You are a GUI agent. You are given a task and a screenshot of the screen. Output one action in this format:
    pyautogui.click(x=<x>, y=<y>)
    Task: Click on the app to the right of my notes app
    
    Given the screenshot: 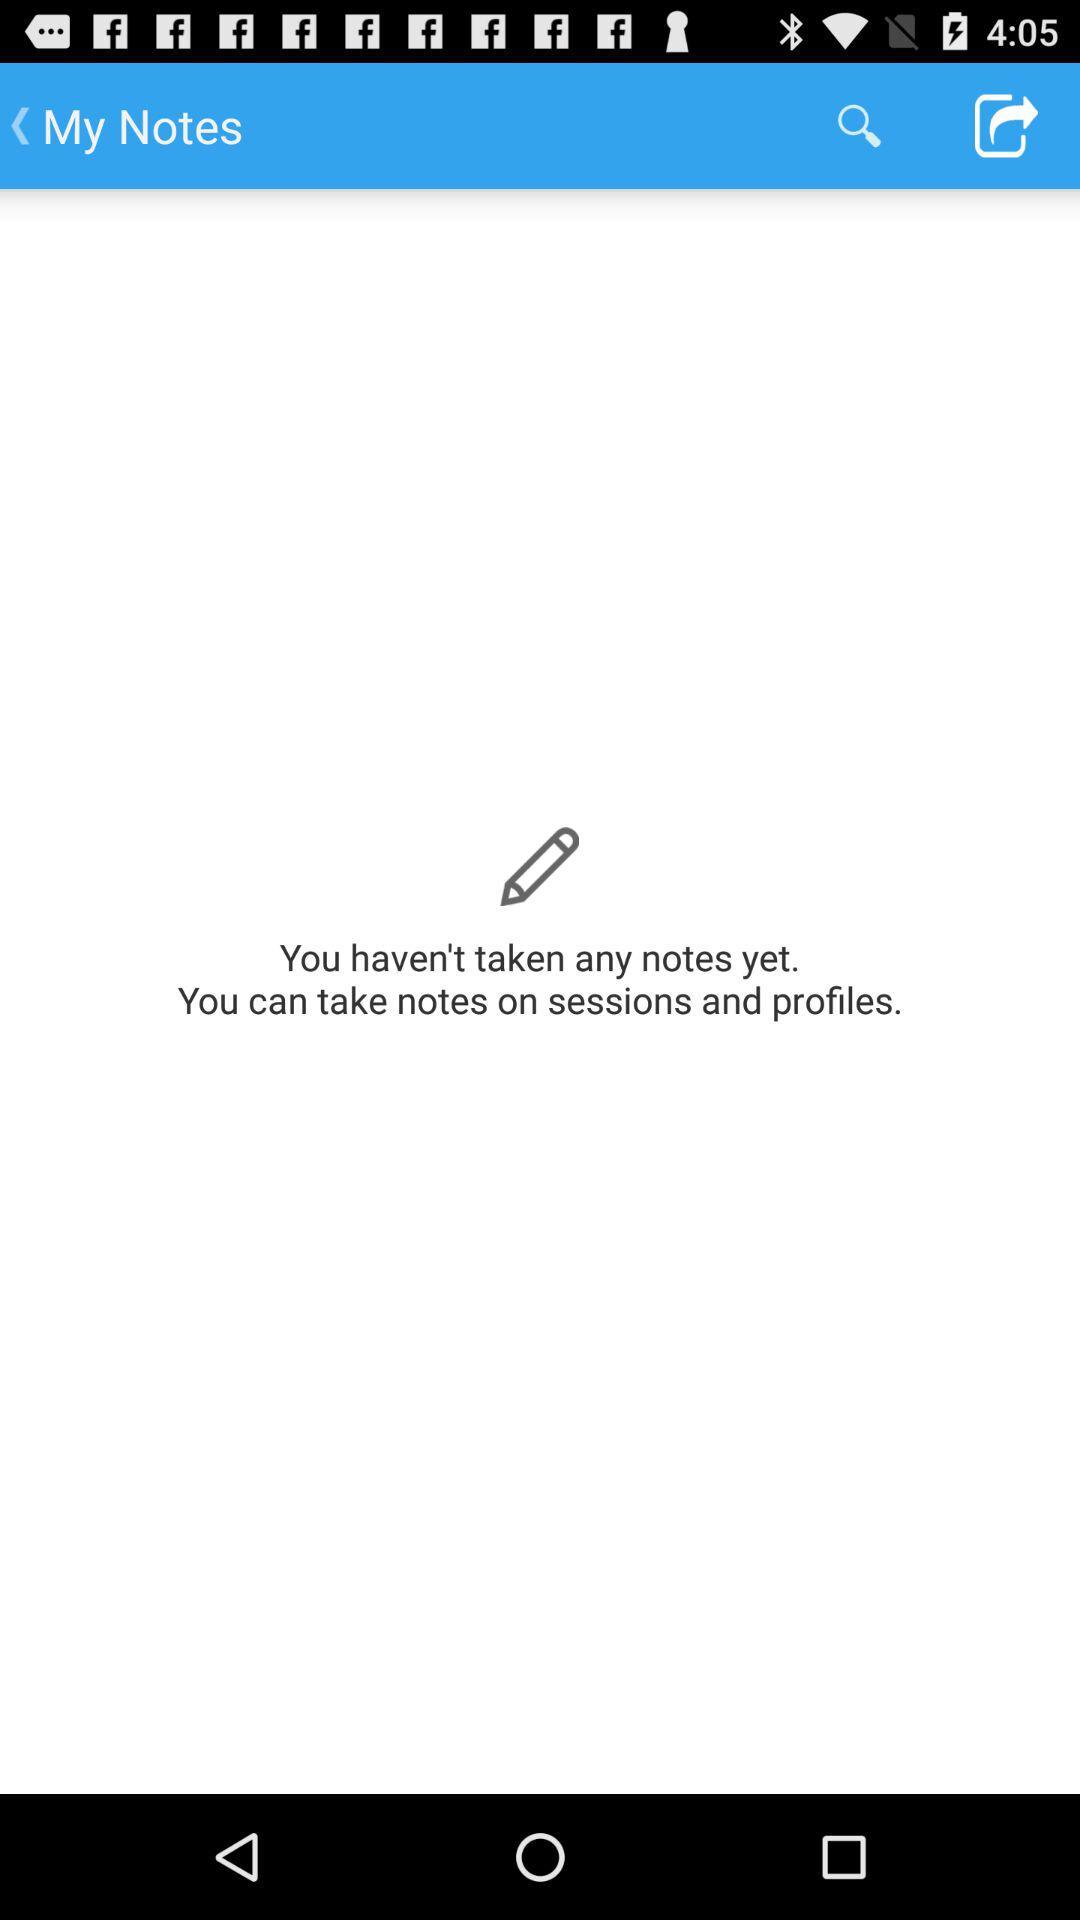 What is the action you would take?
    pyautogui.click(x=858, y=124)
    